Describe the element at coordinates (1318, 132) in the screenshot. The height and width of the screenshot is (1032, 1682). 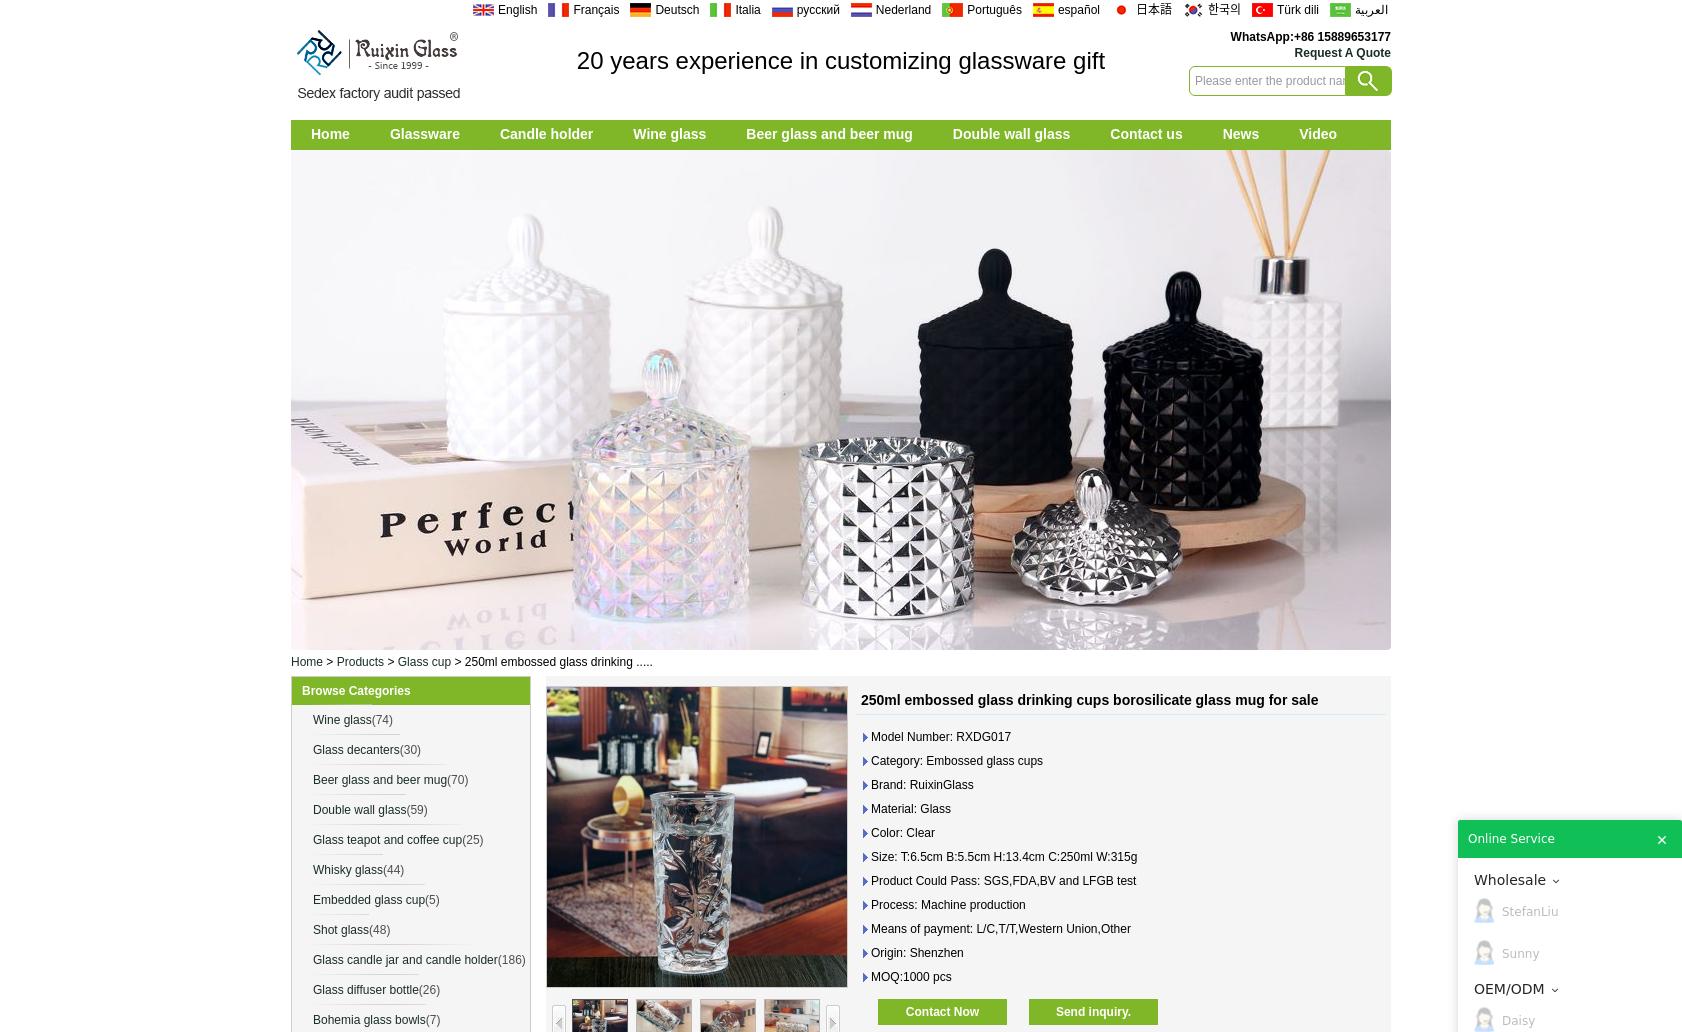
I see `'Video'` at that location.